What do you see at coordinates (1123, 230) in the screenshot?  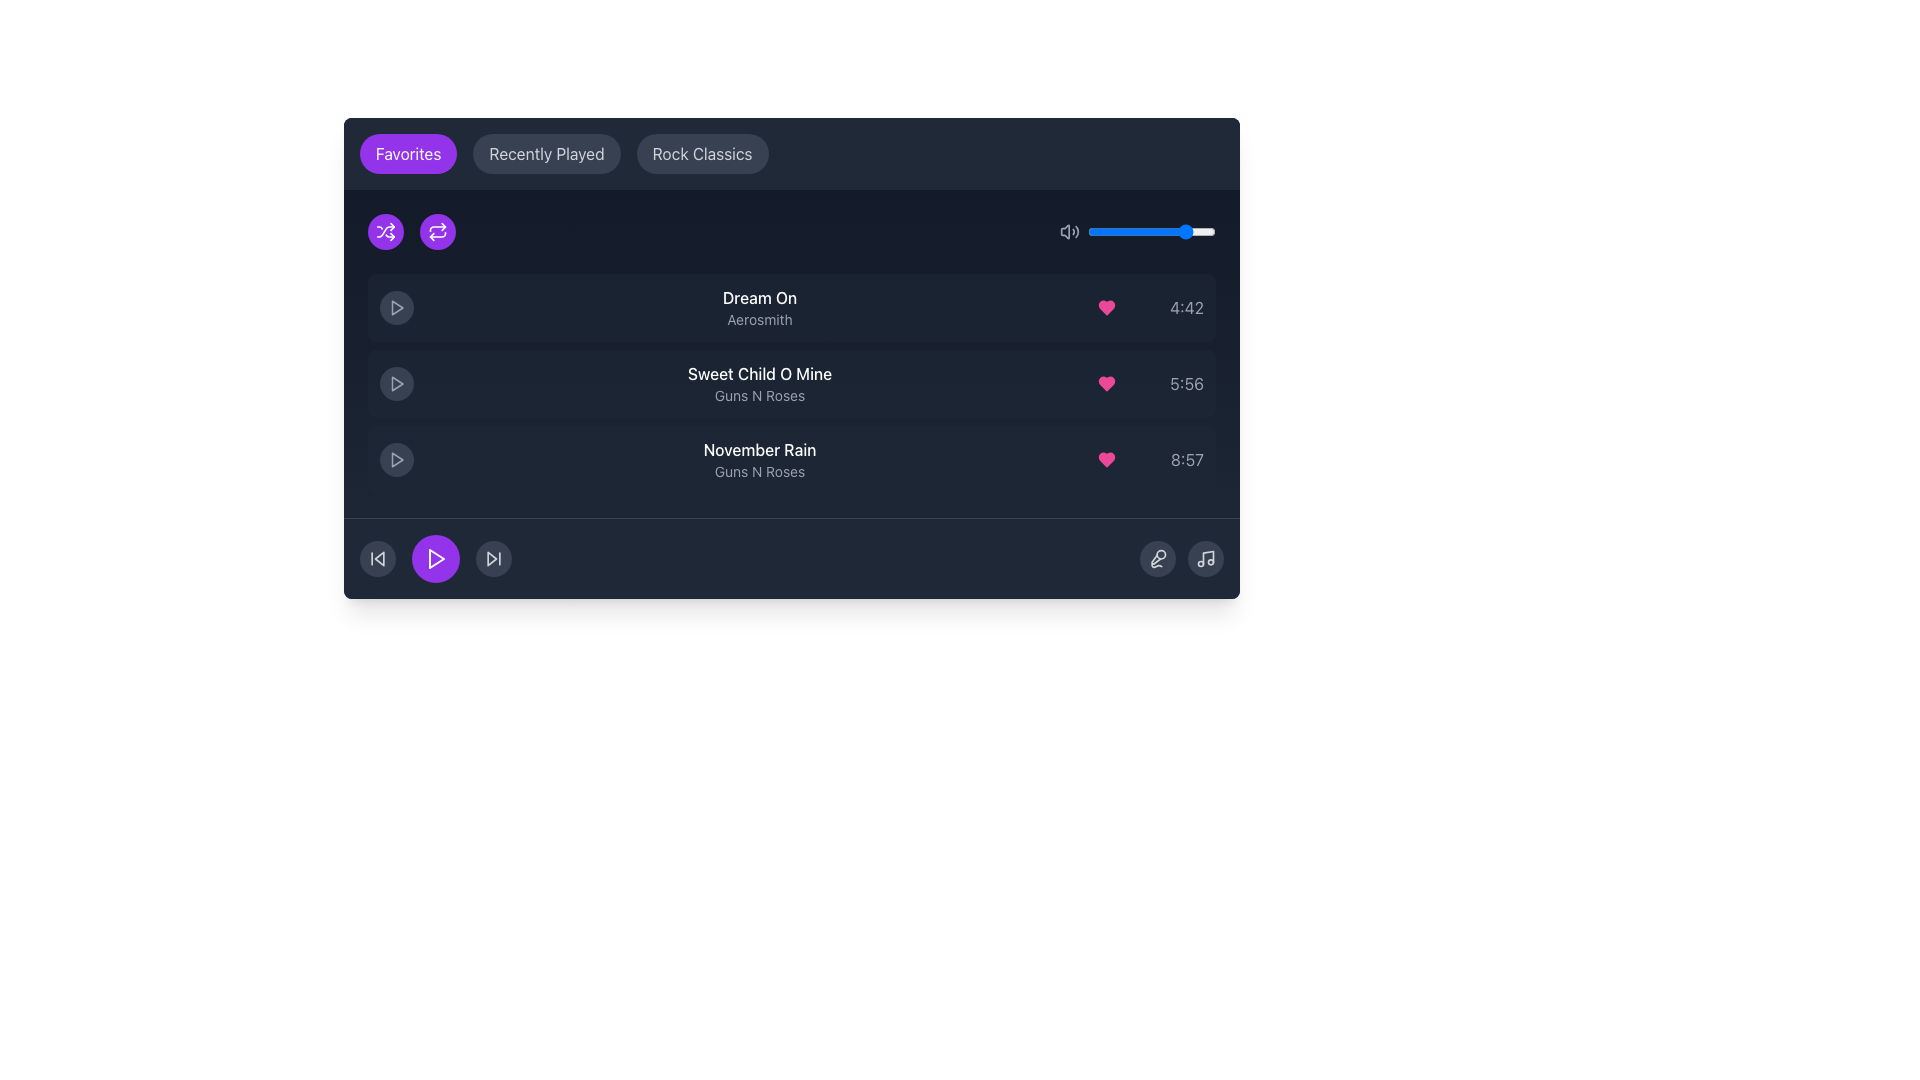 I see `the volume` at bounding box center [1123, 230].